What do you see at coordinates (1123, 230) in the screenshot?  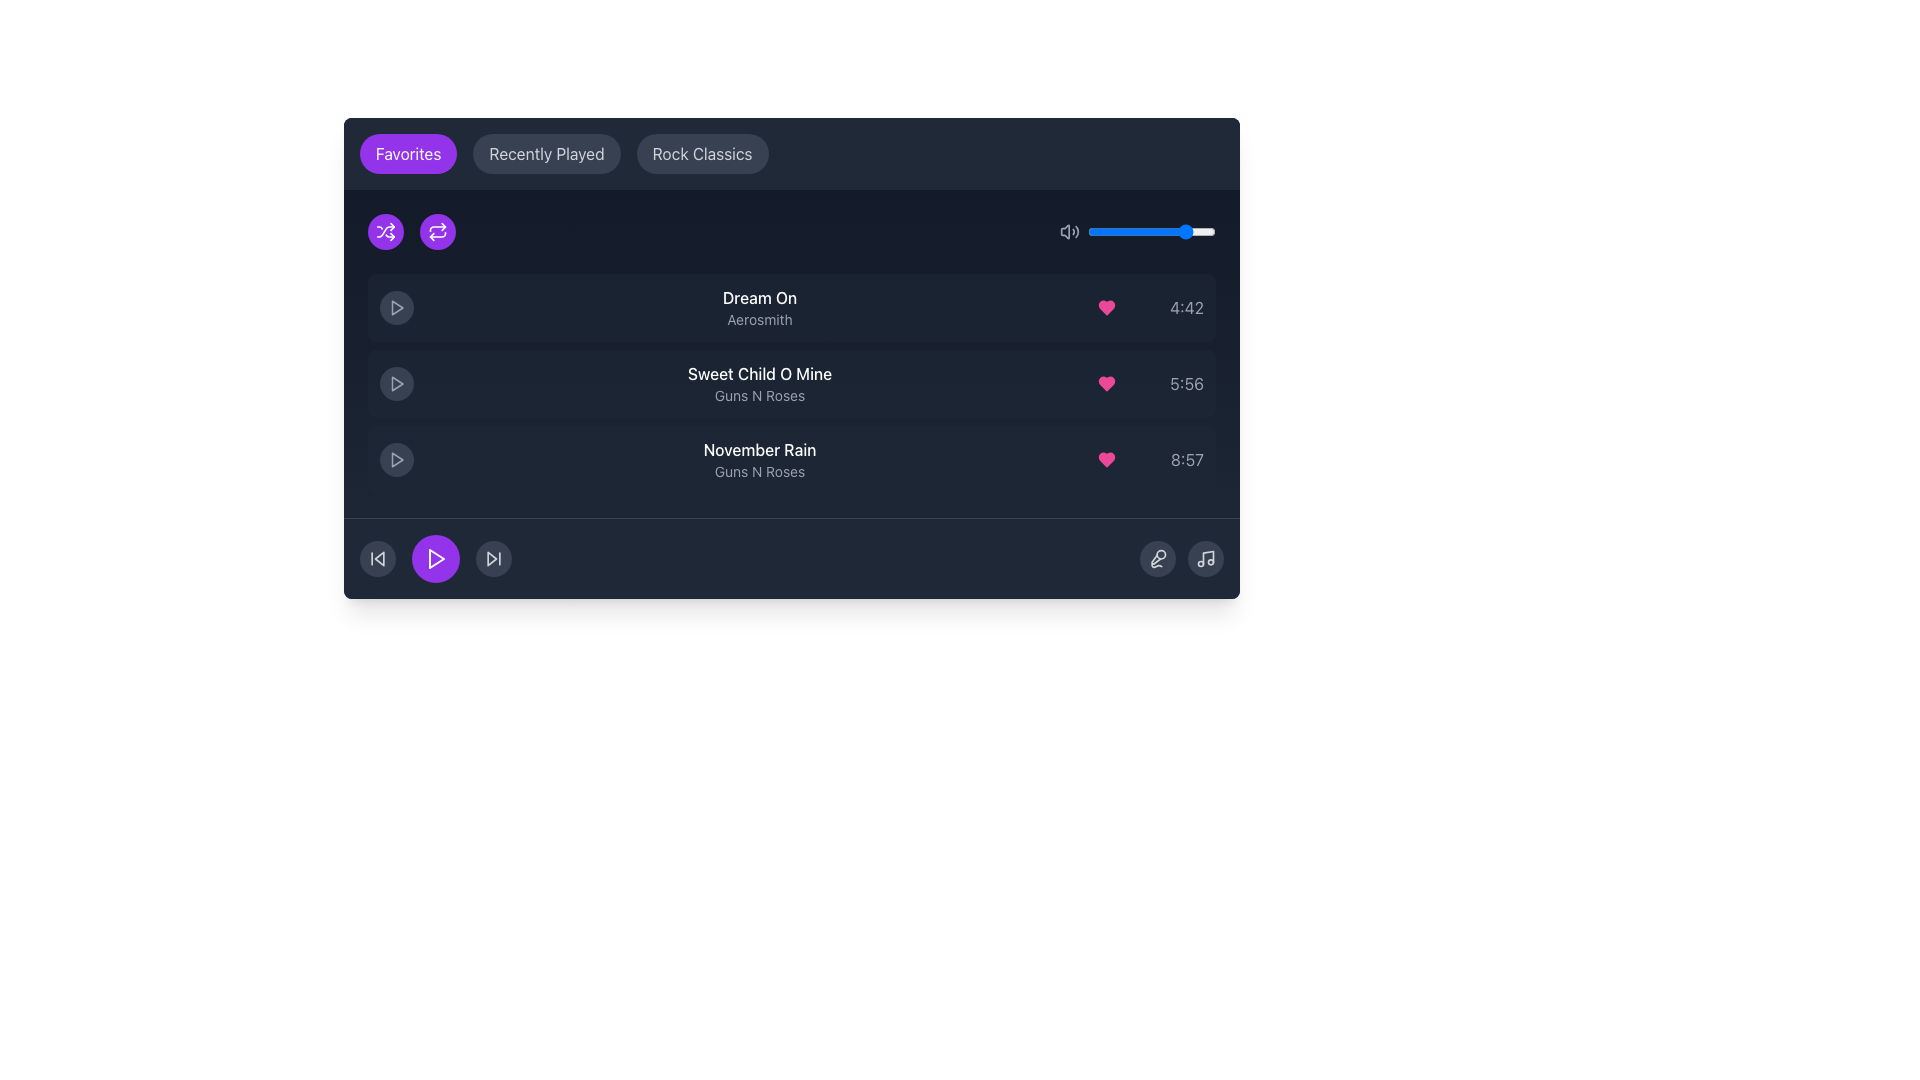 I see `the volume` at bounding box center [1123, 230].